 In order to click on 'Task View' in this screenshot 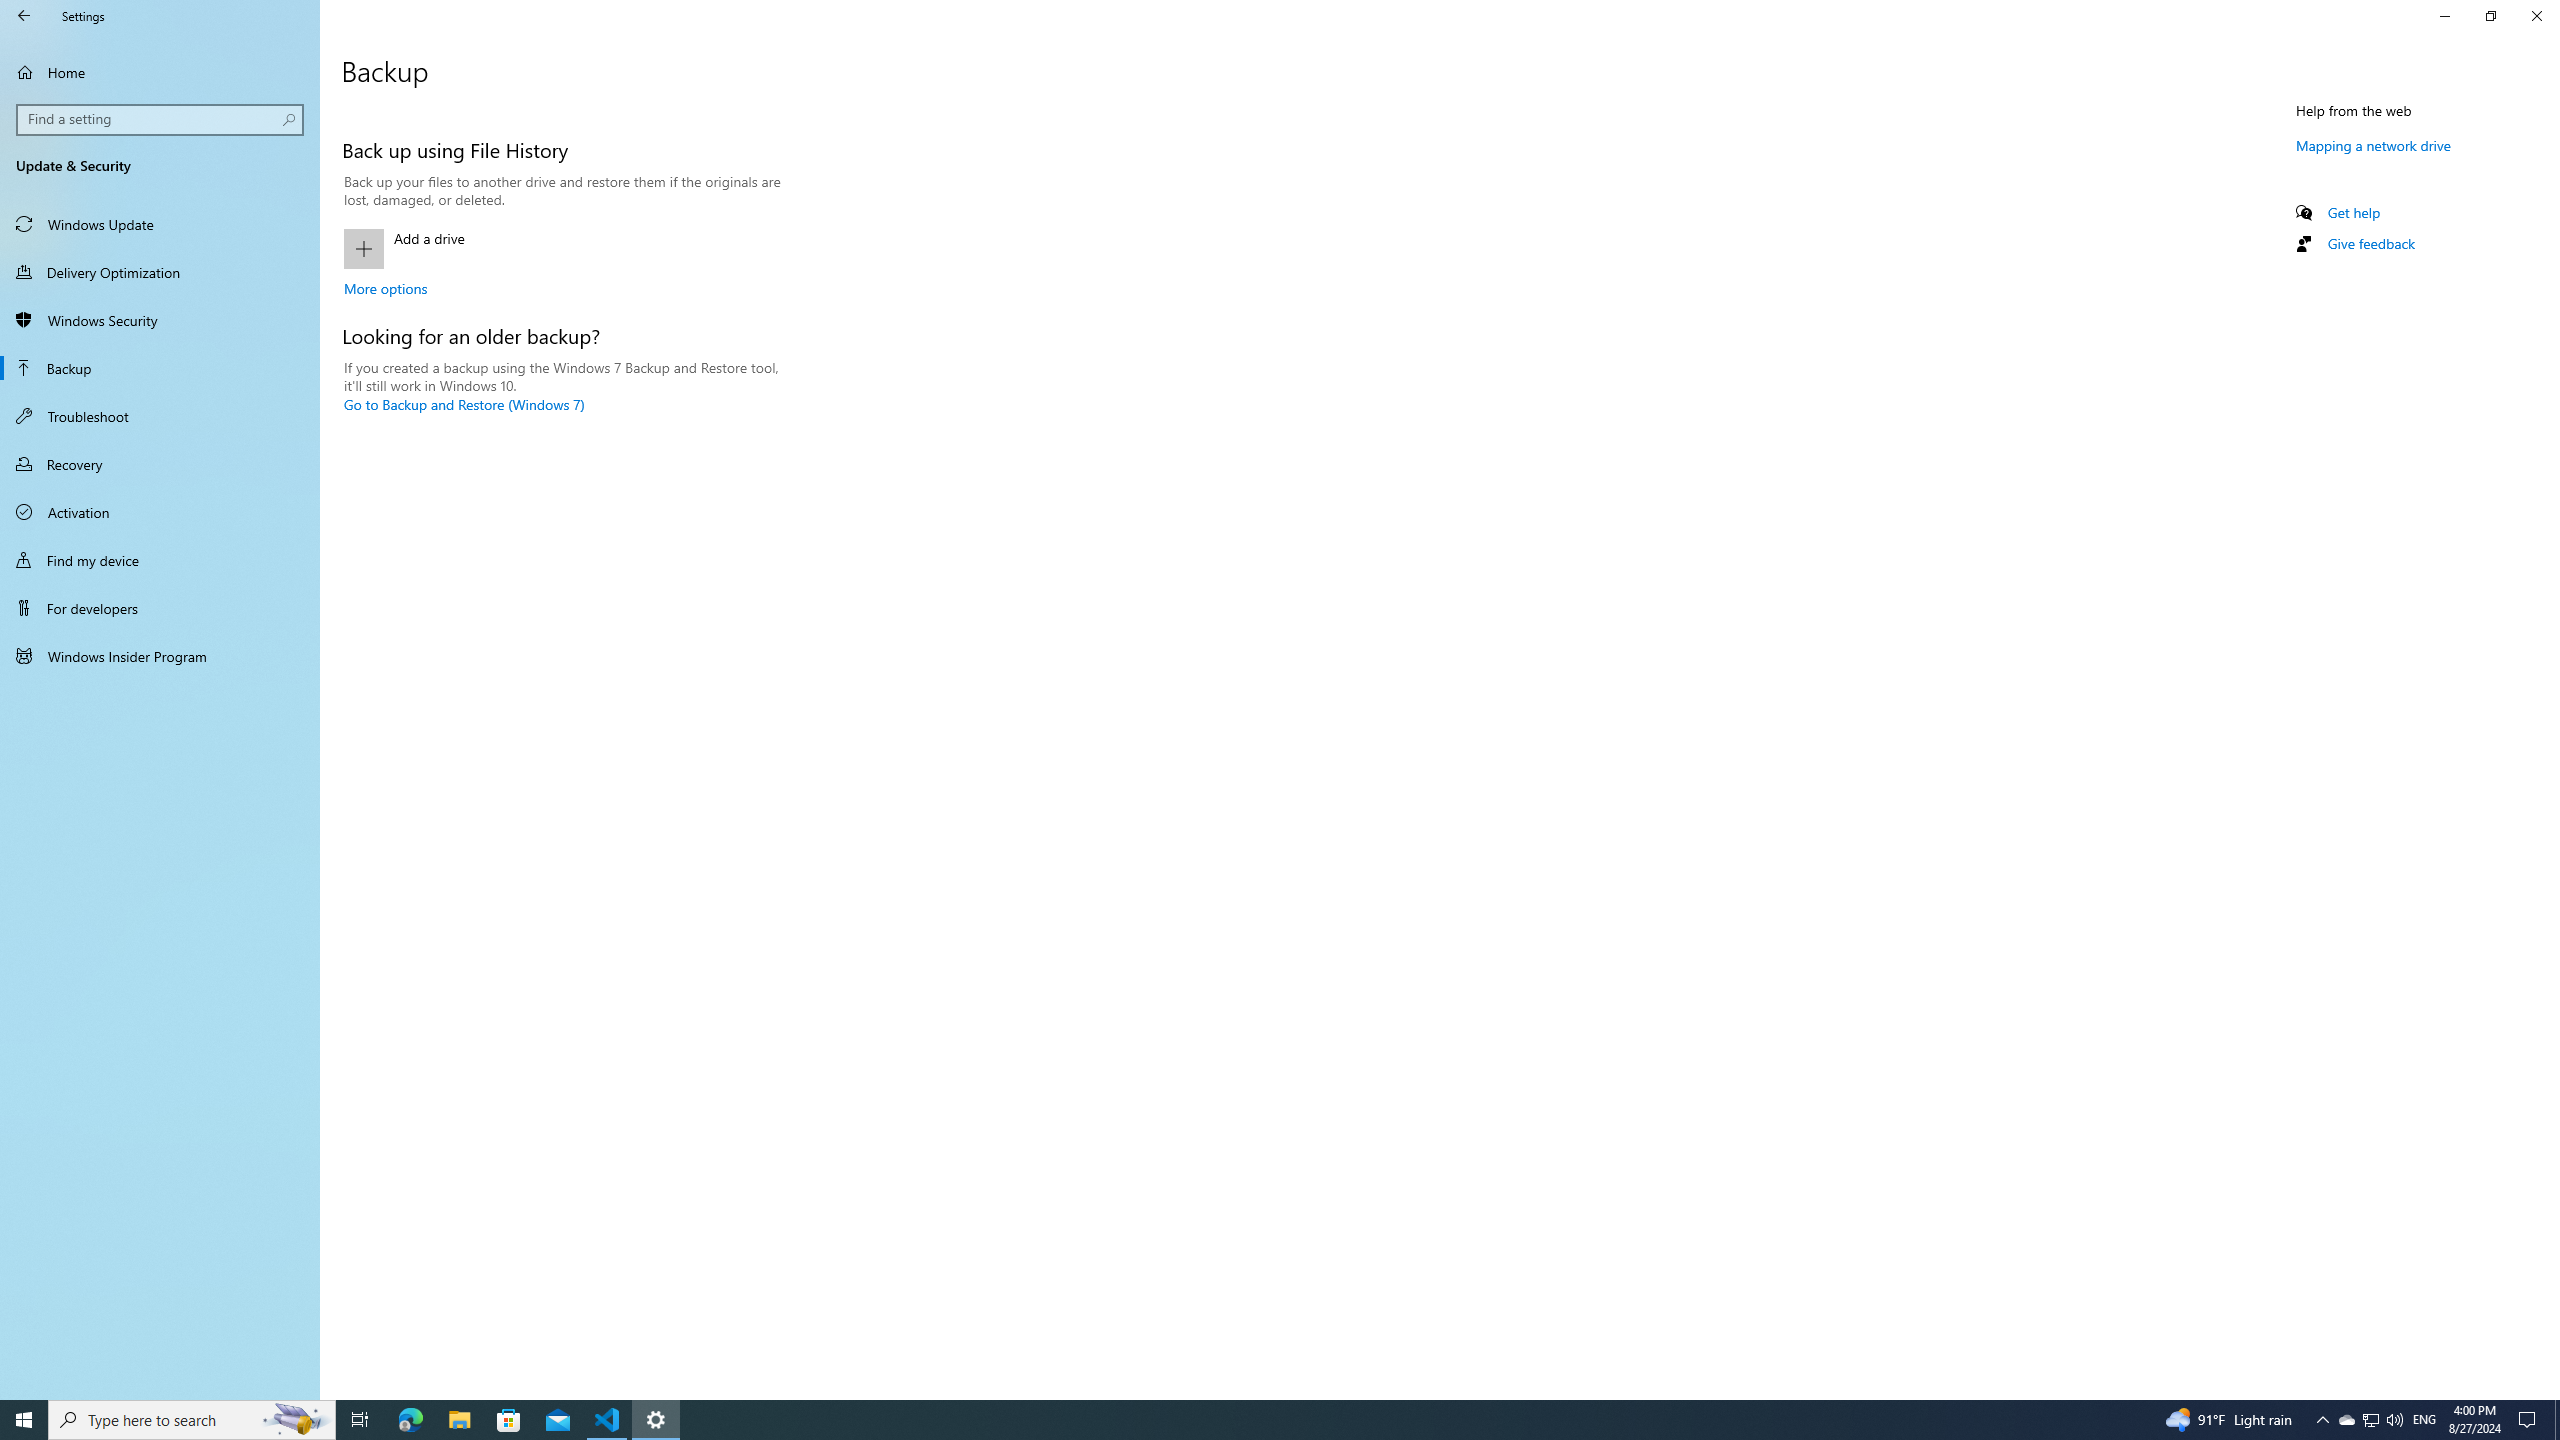, I will do `click(358, 1418)`.